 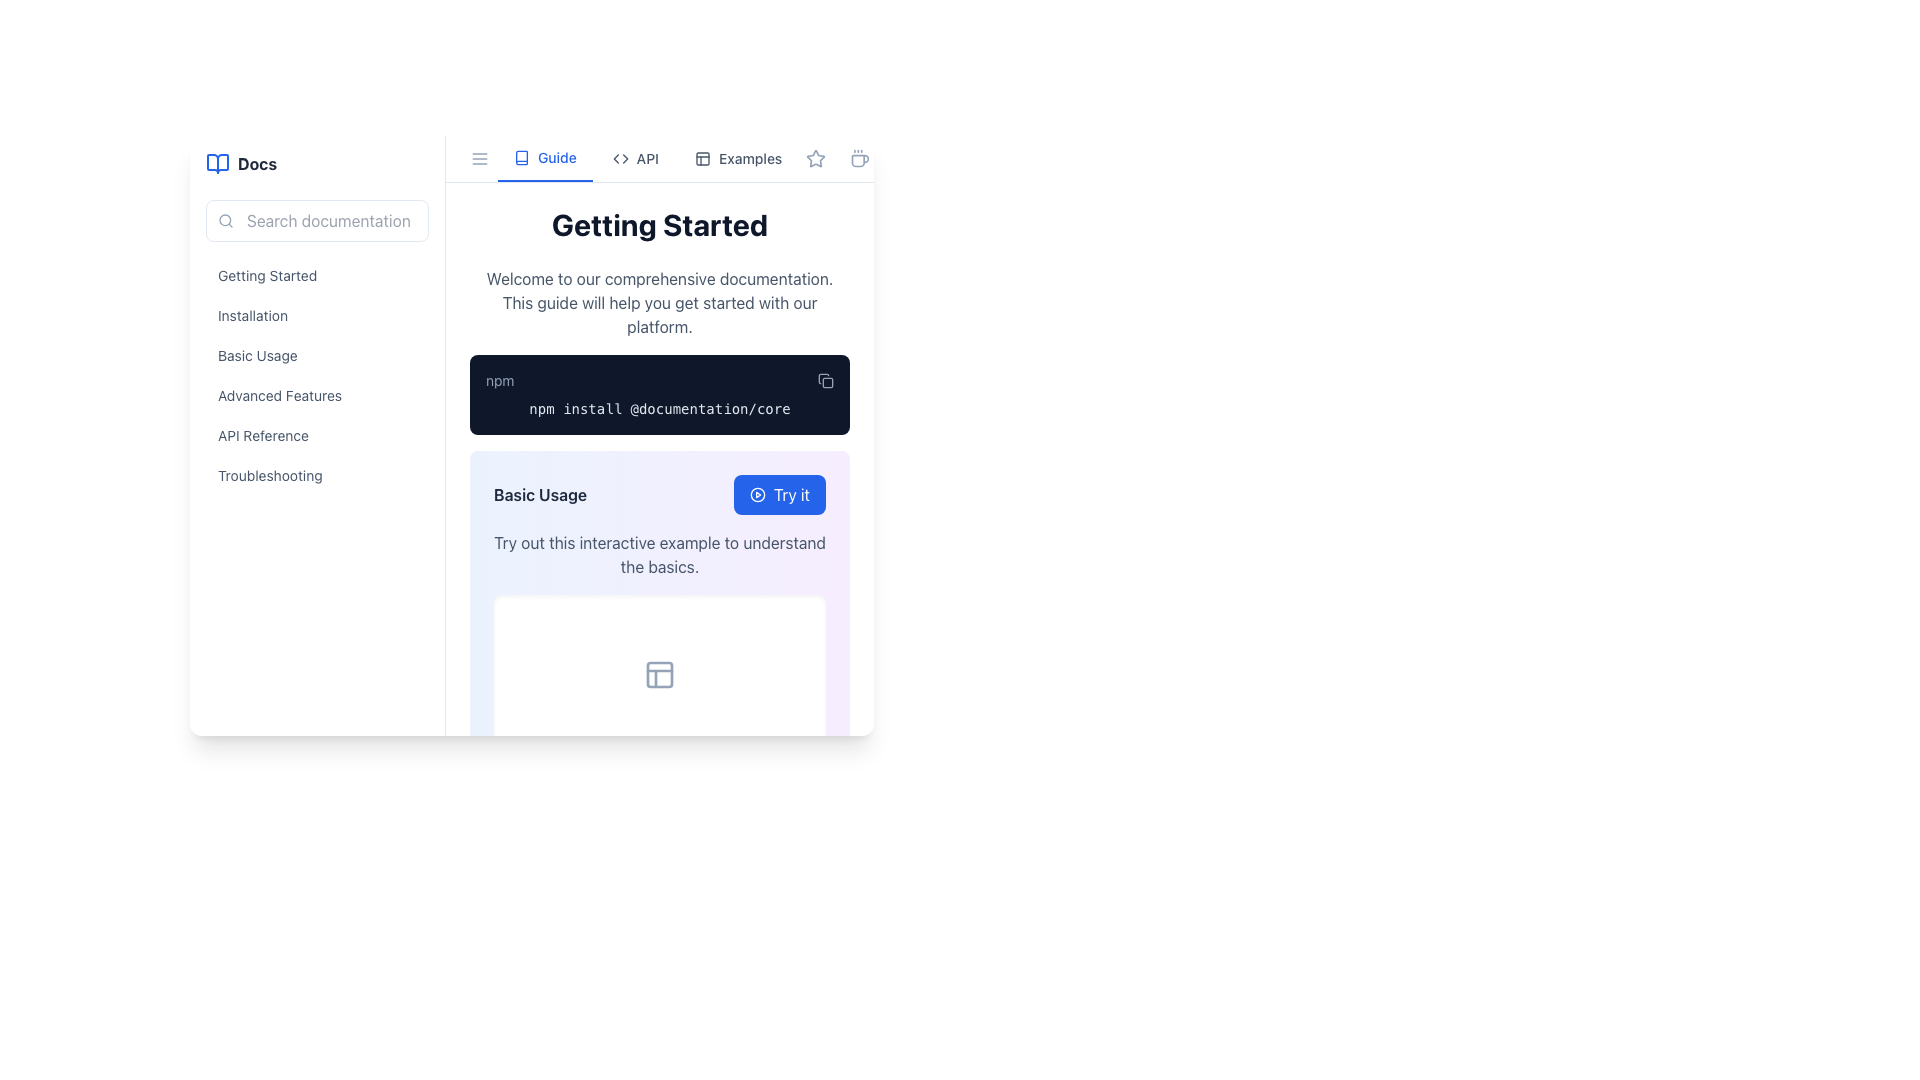 I want to click on the icon representing documentation, located in the sidebar to the left of the 'Docs' text, so click(x=217, y=163).